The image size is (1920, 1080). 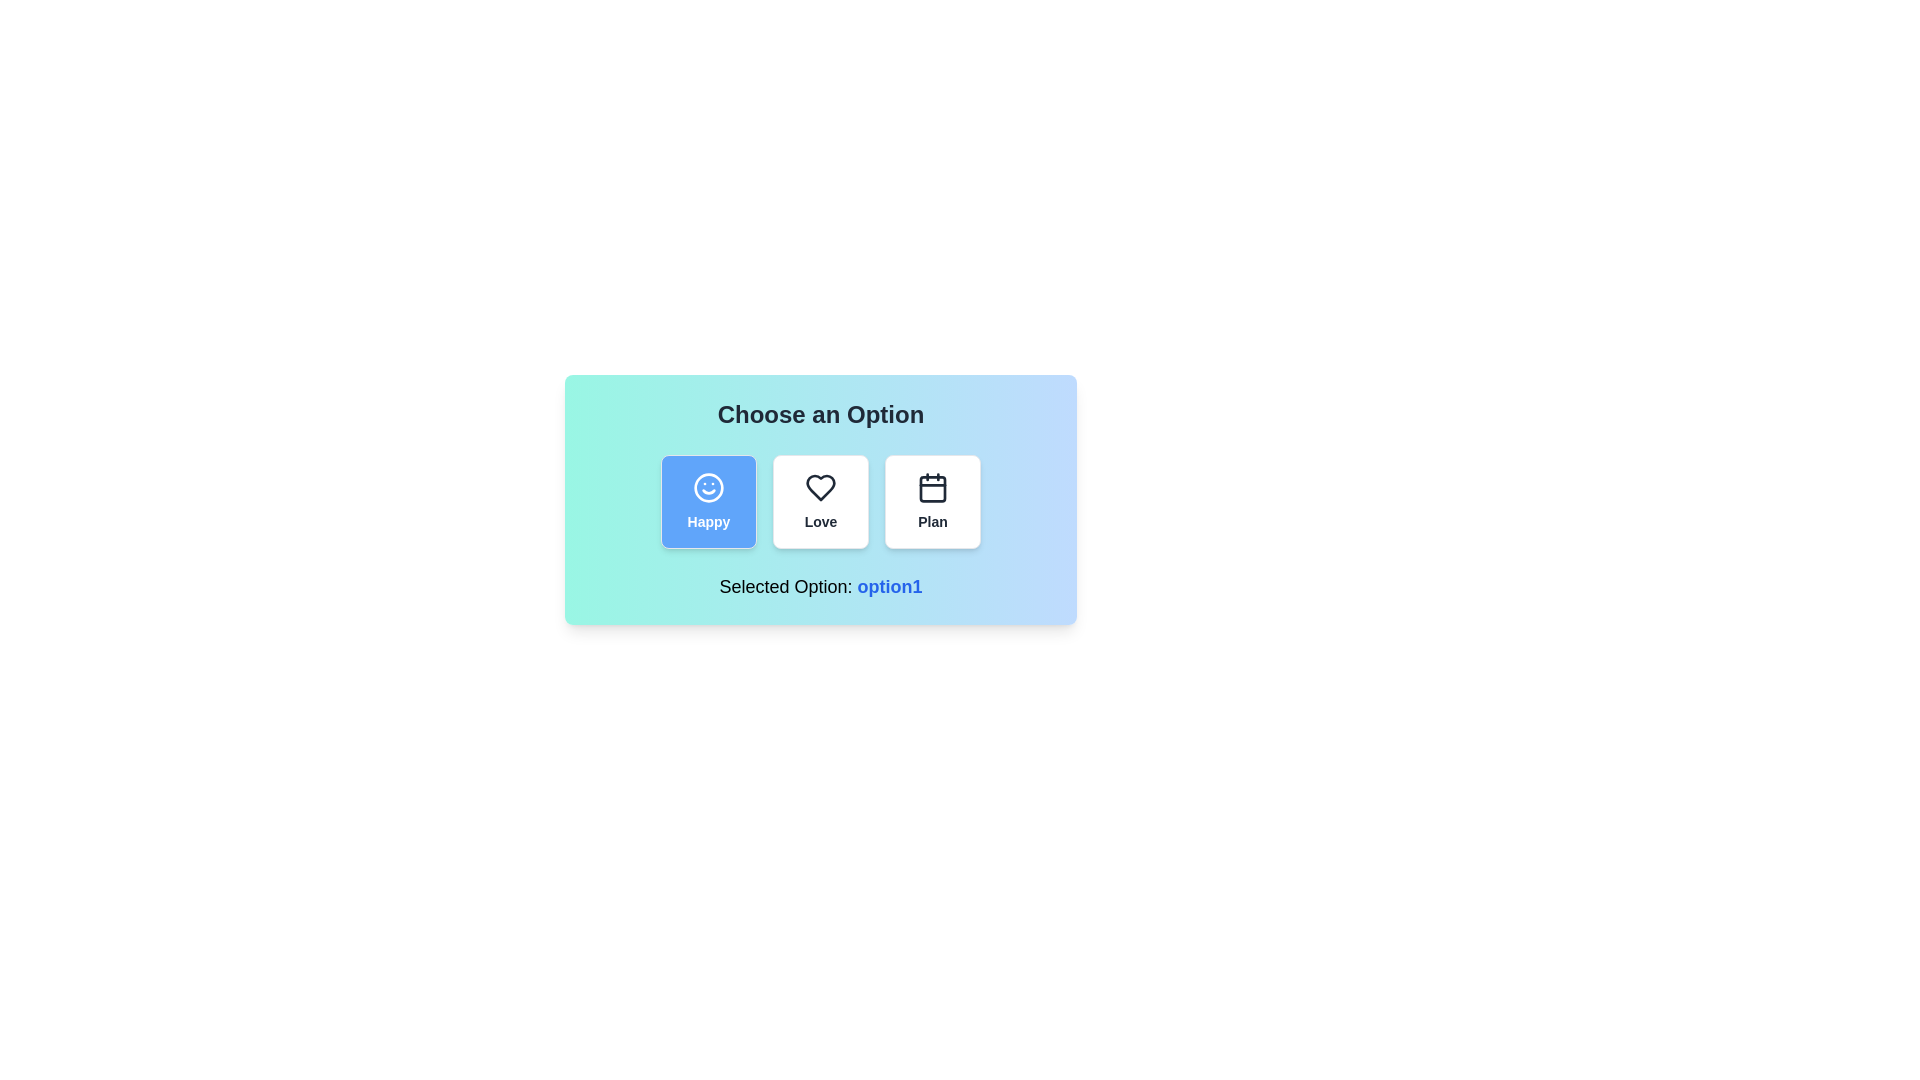 I want to click on the text label located at the bottom section of the card-like UI component, which features black text for the label and a blue, bold font for the option value, so click(x=820, y=585).